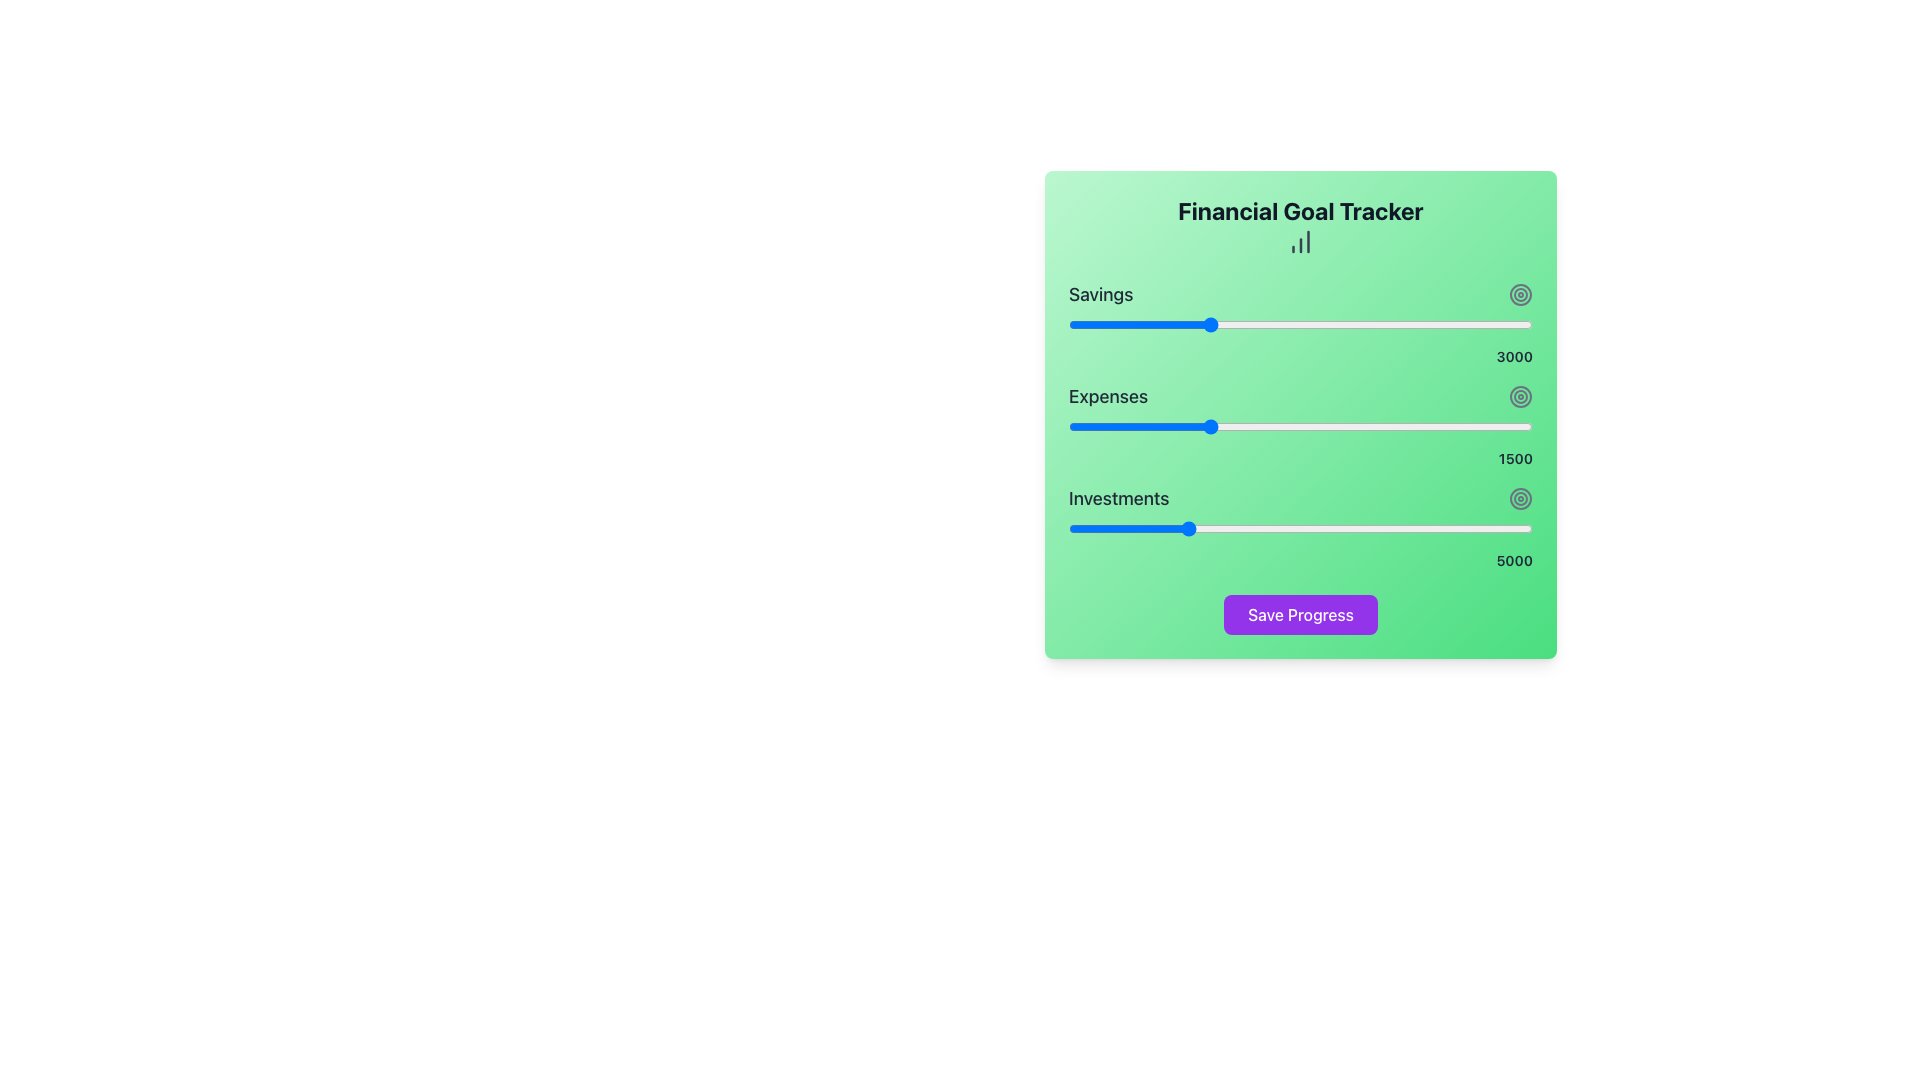 This screenshot has width=1920, height=1080. Describe the element at coordinates (1188, 323) in the screenshot. I see `the Savings slider` at that location.